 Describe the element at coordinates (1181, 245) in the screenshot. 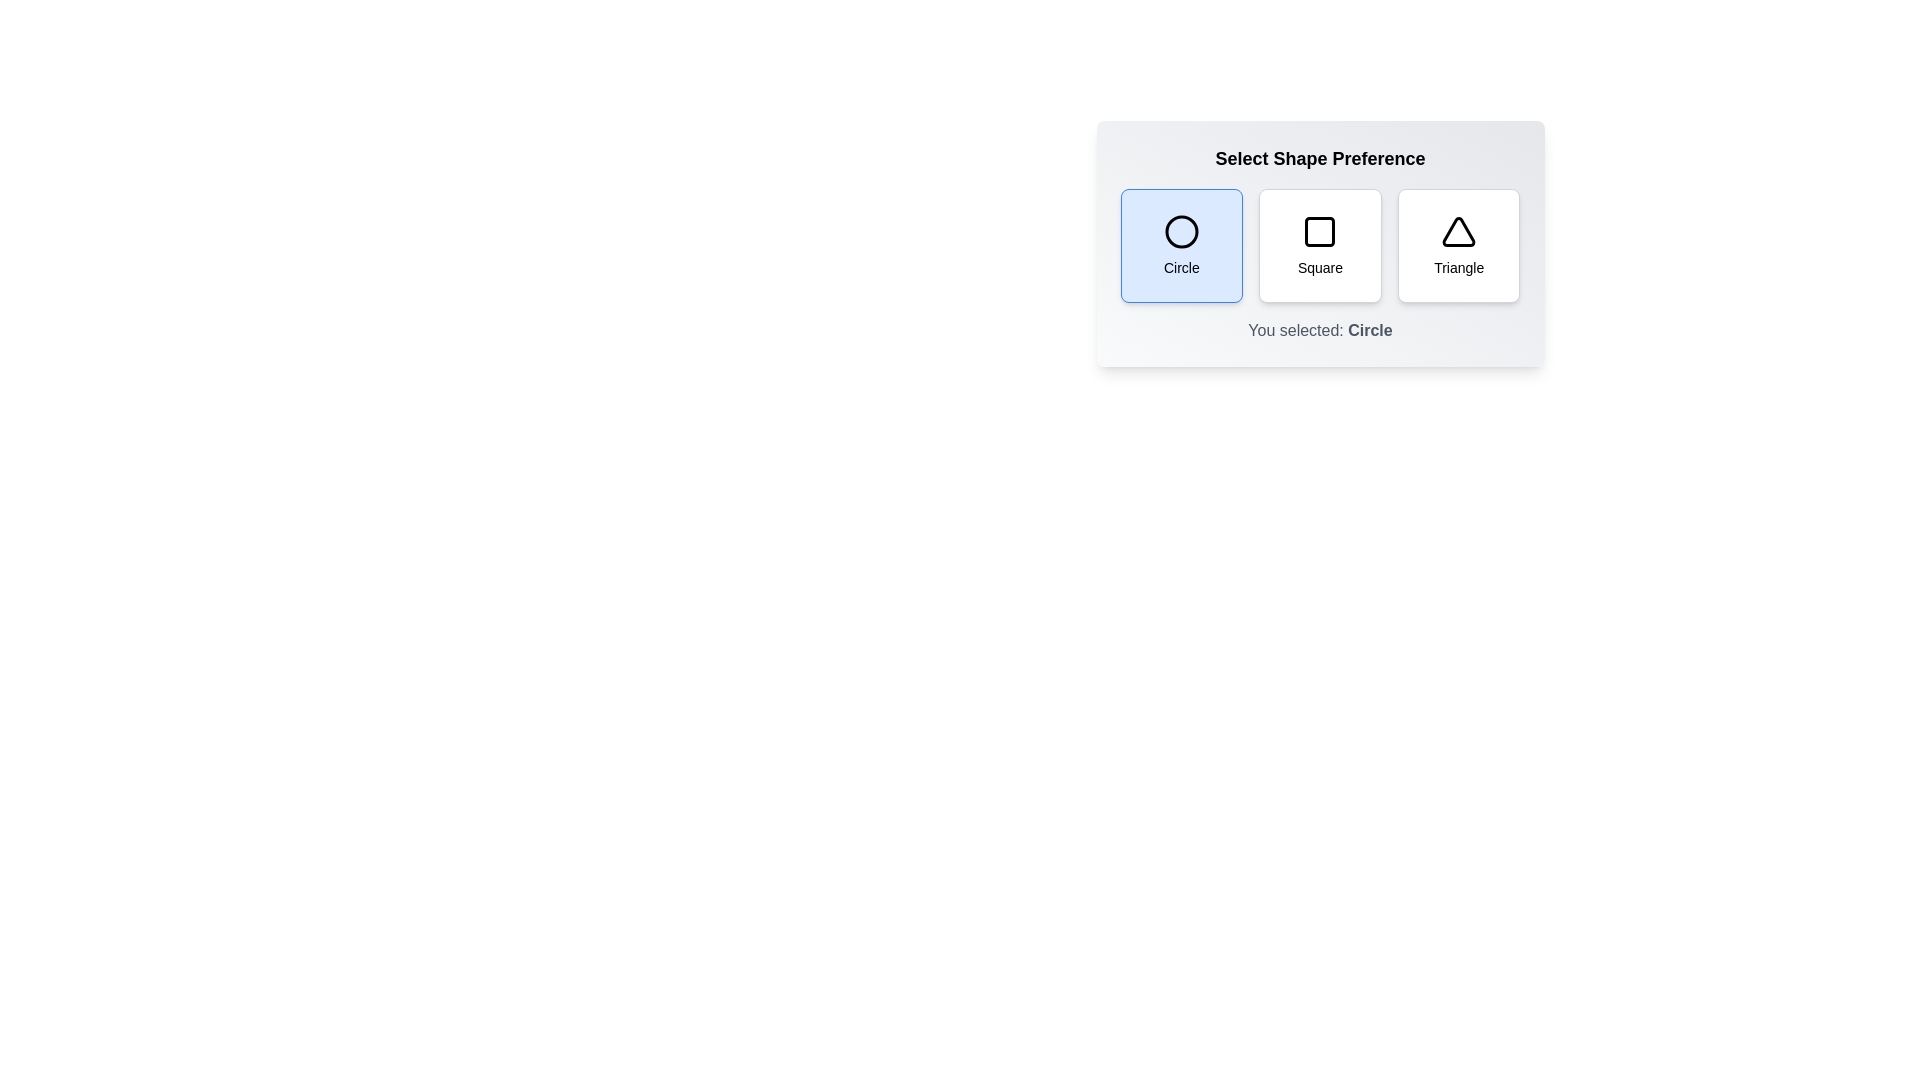

I see `the Circle button to observe the hover effect` at that location.